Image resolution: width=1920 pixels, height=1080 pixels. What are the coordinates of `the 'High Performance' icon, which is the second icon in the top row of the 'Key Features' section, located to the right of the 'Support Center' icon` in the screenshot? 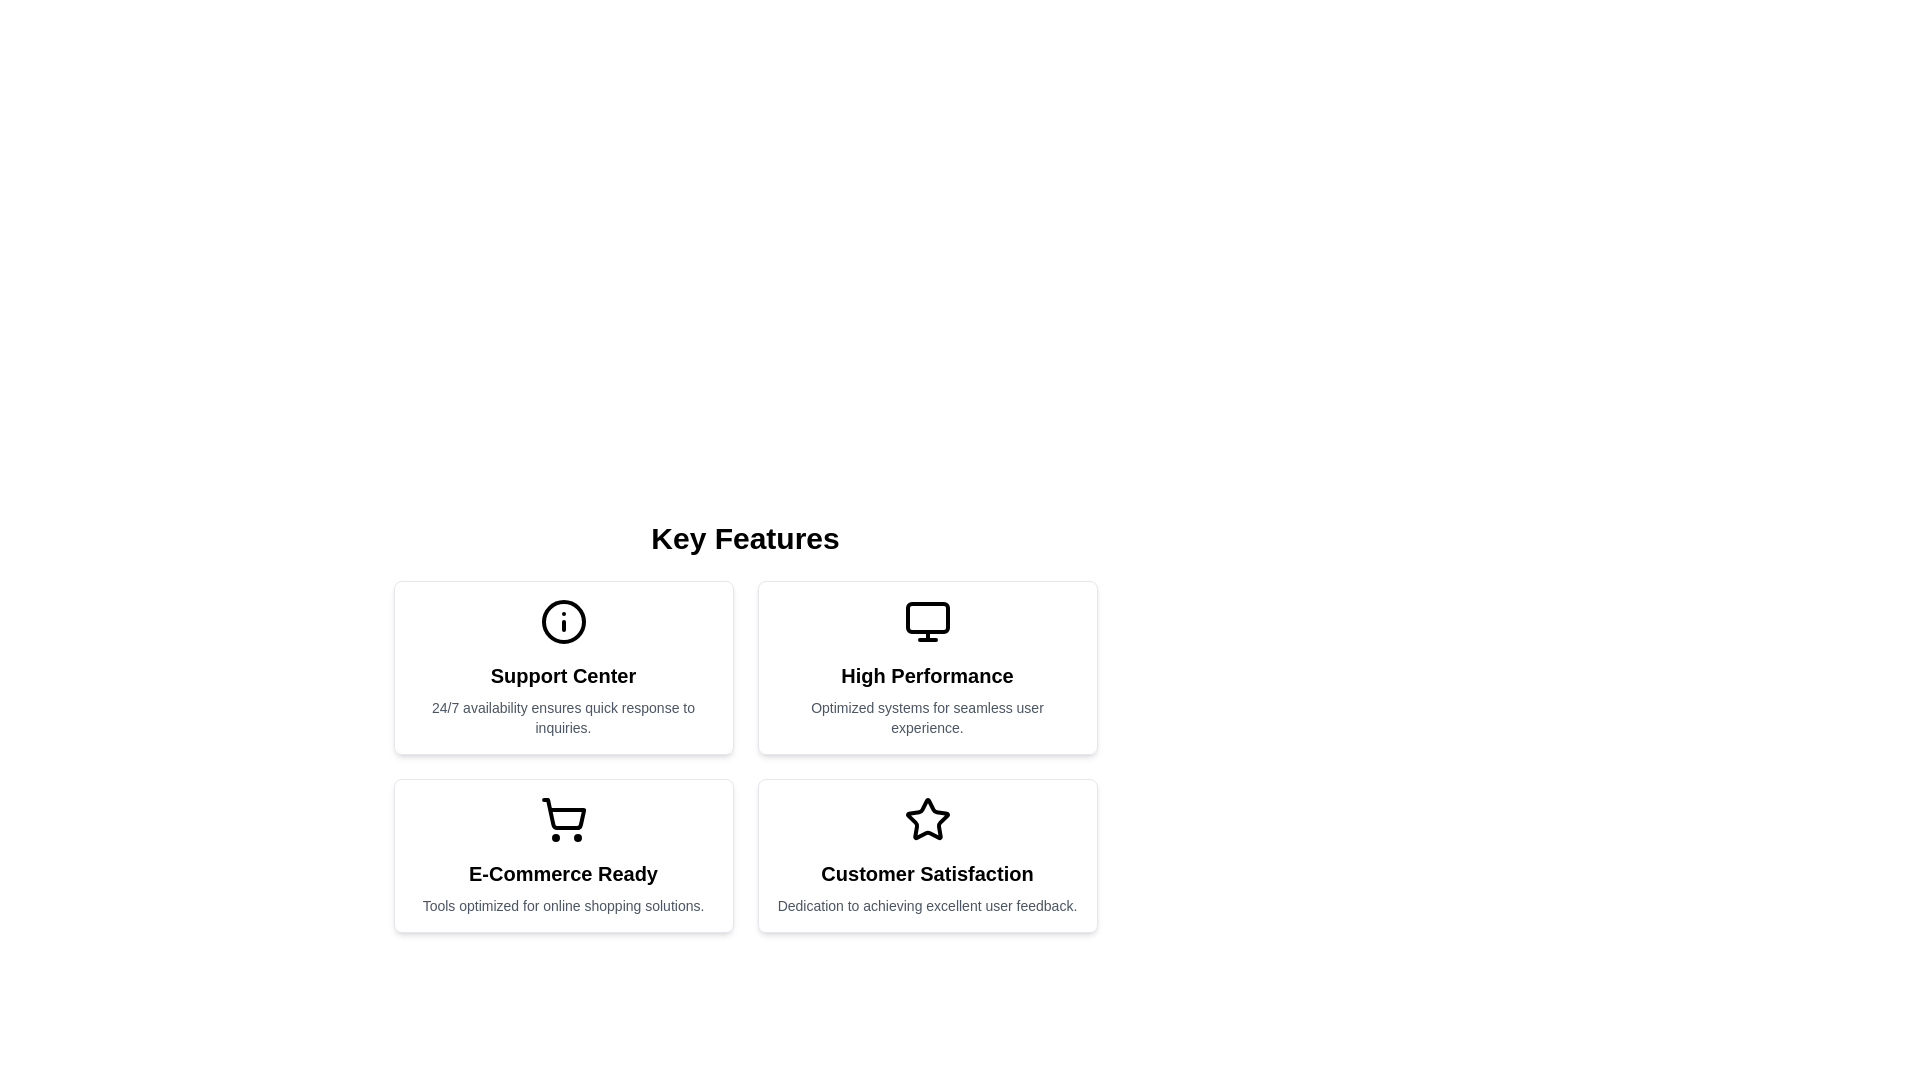 It's located at (926, 620).